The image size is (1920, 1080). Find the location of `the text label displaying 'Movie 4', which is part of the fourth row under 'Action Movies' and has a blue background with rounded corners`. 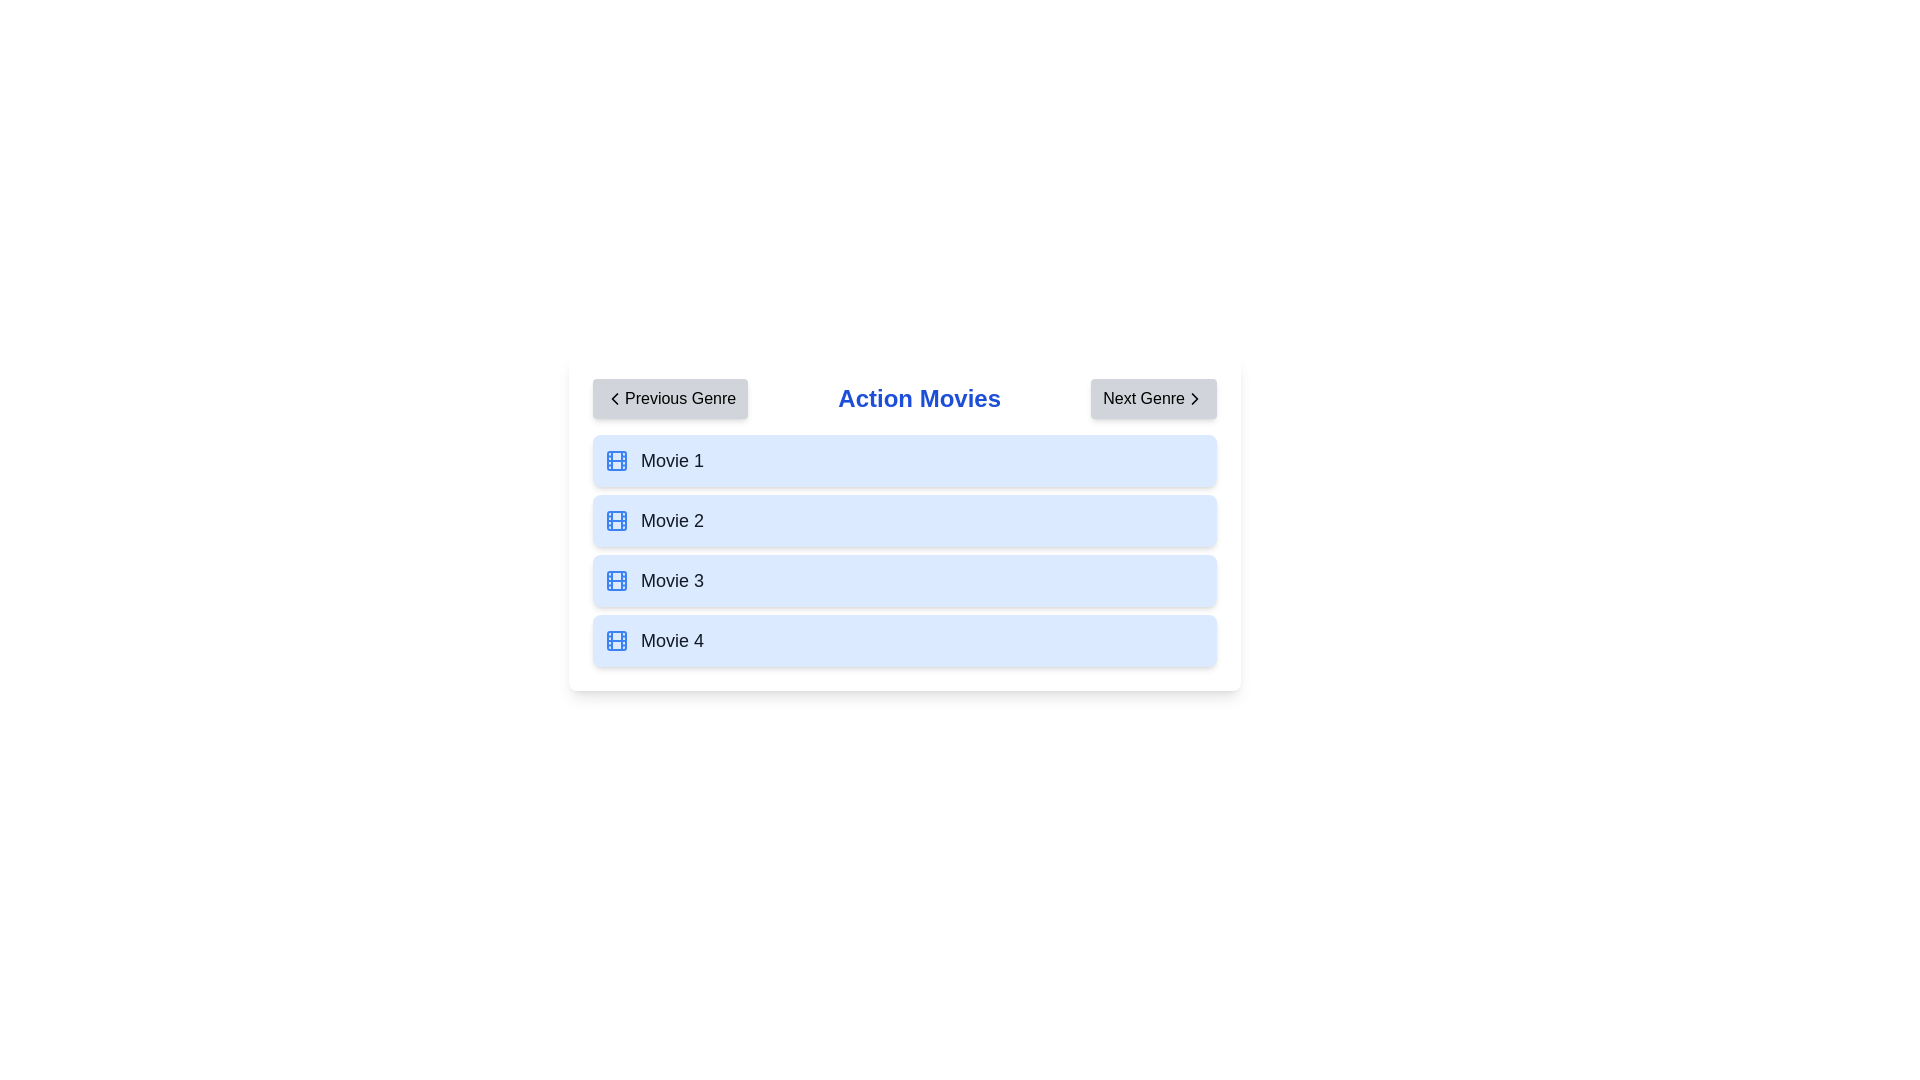

the text label displaying 'Movie 4', which is part of the fourth row under 'Action Movies' and has a blue background with rounded corners is located at coordinates (672, 640).